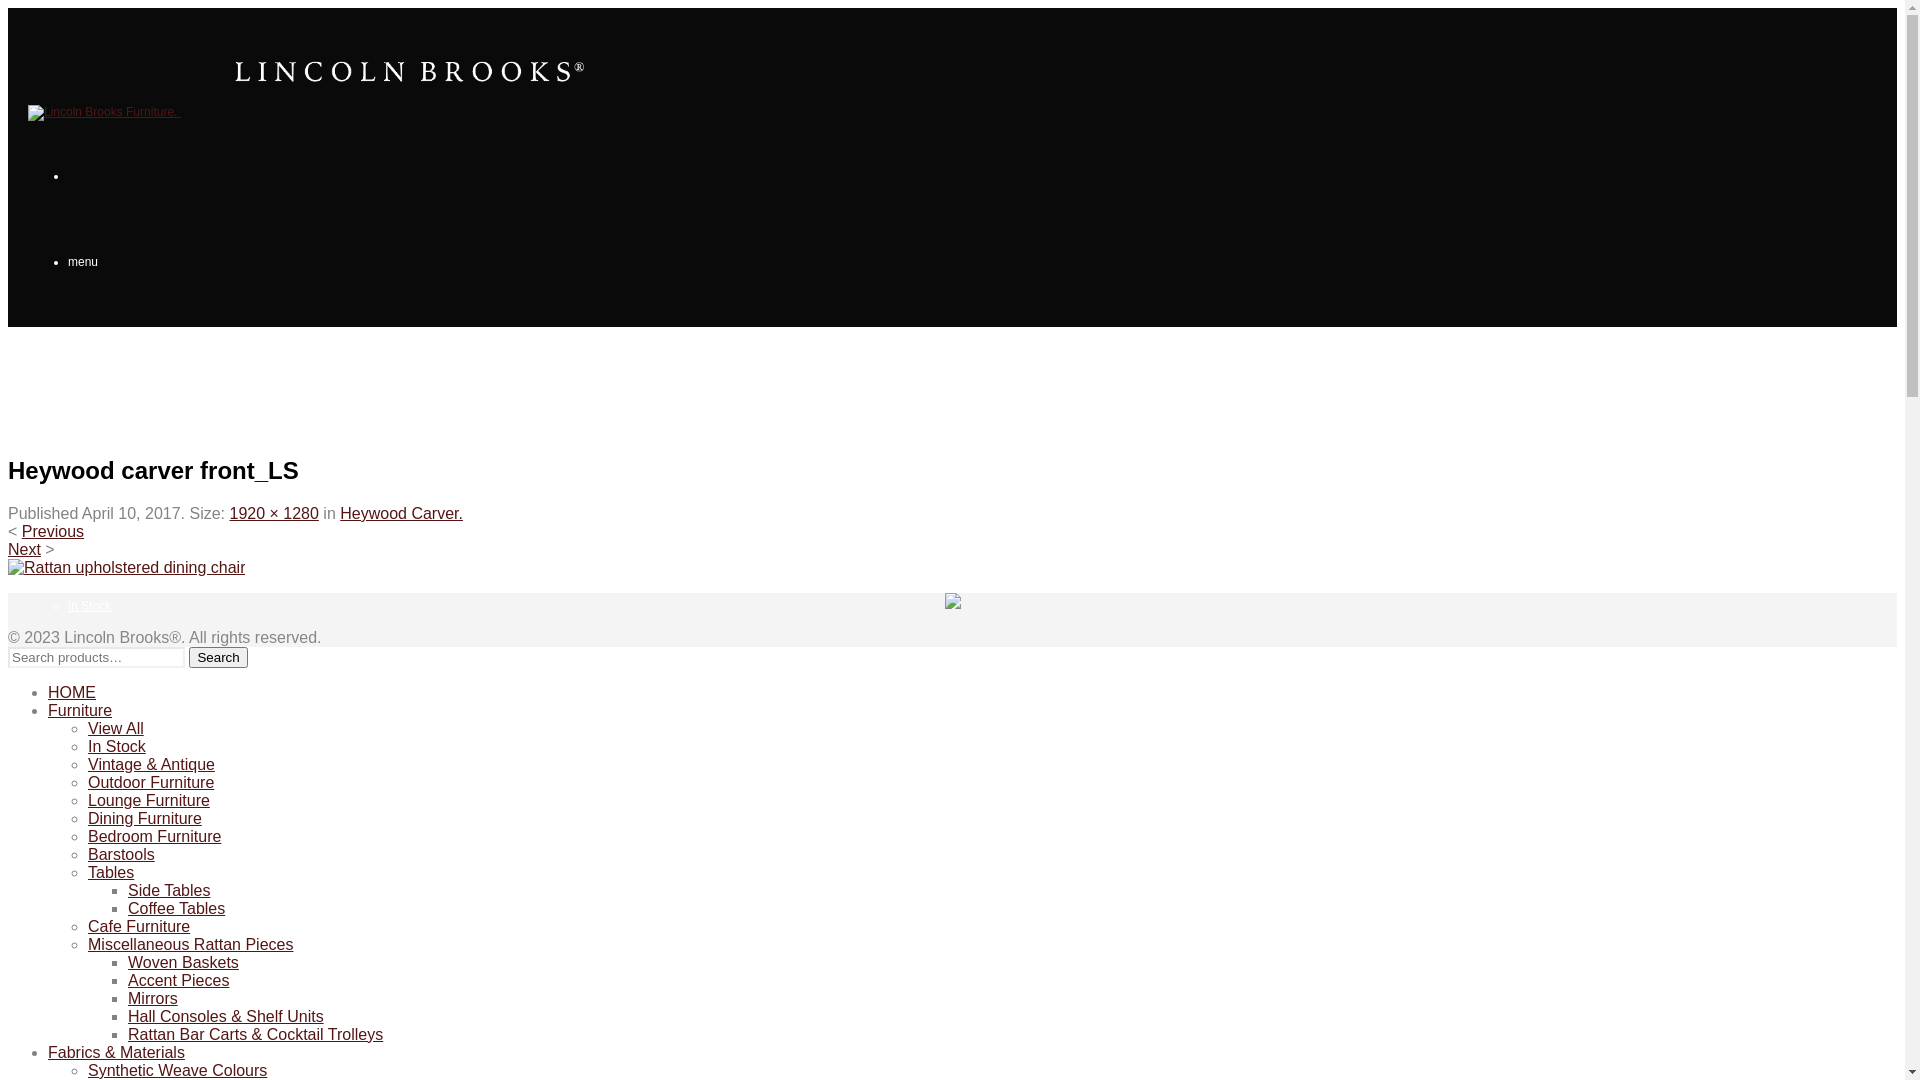 The image size is (1920, 1080). Describe the element at coordinates (177, 1069) in the screenshot. I see `'Synthetic Weave Colours'` at that location.